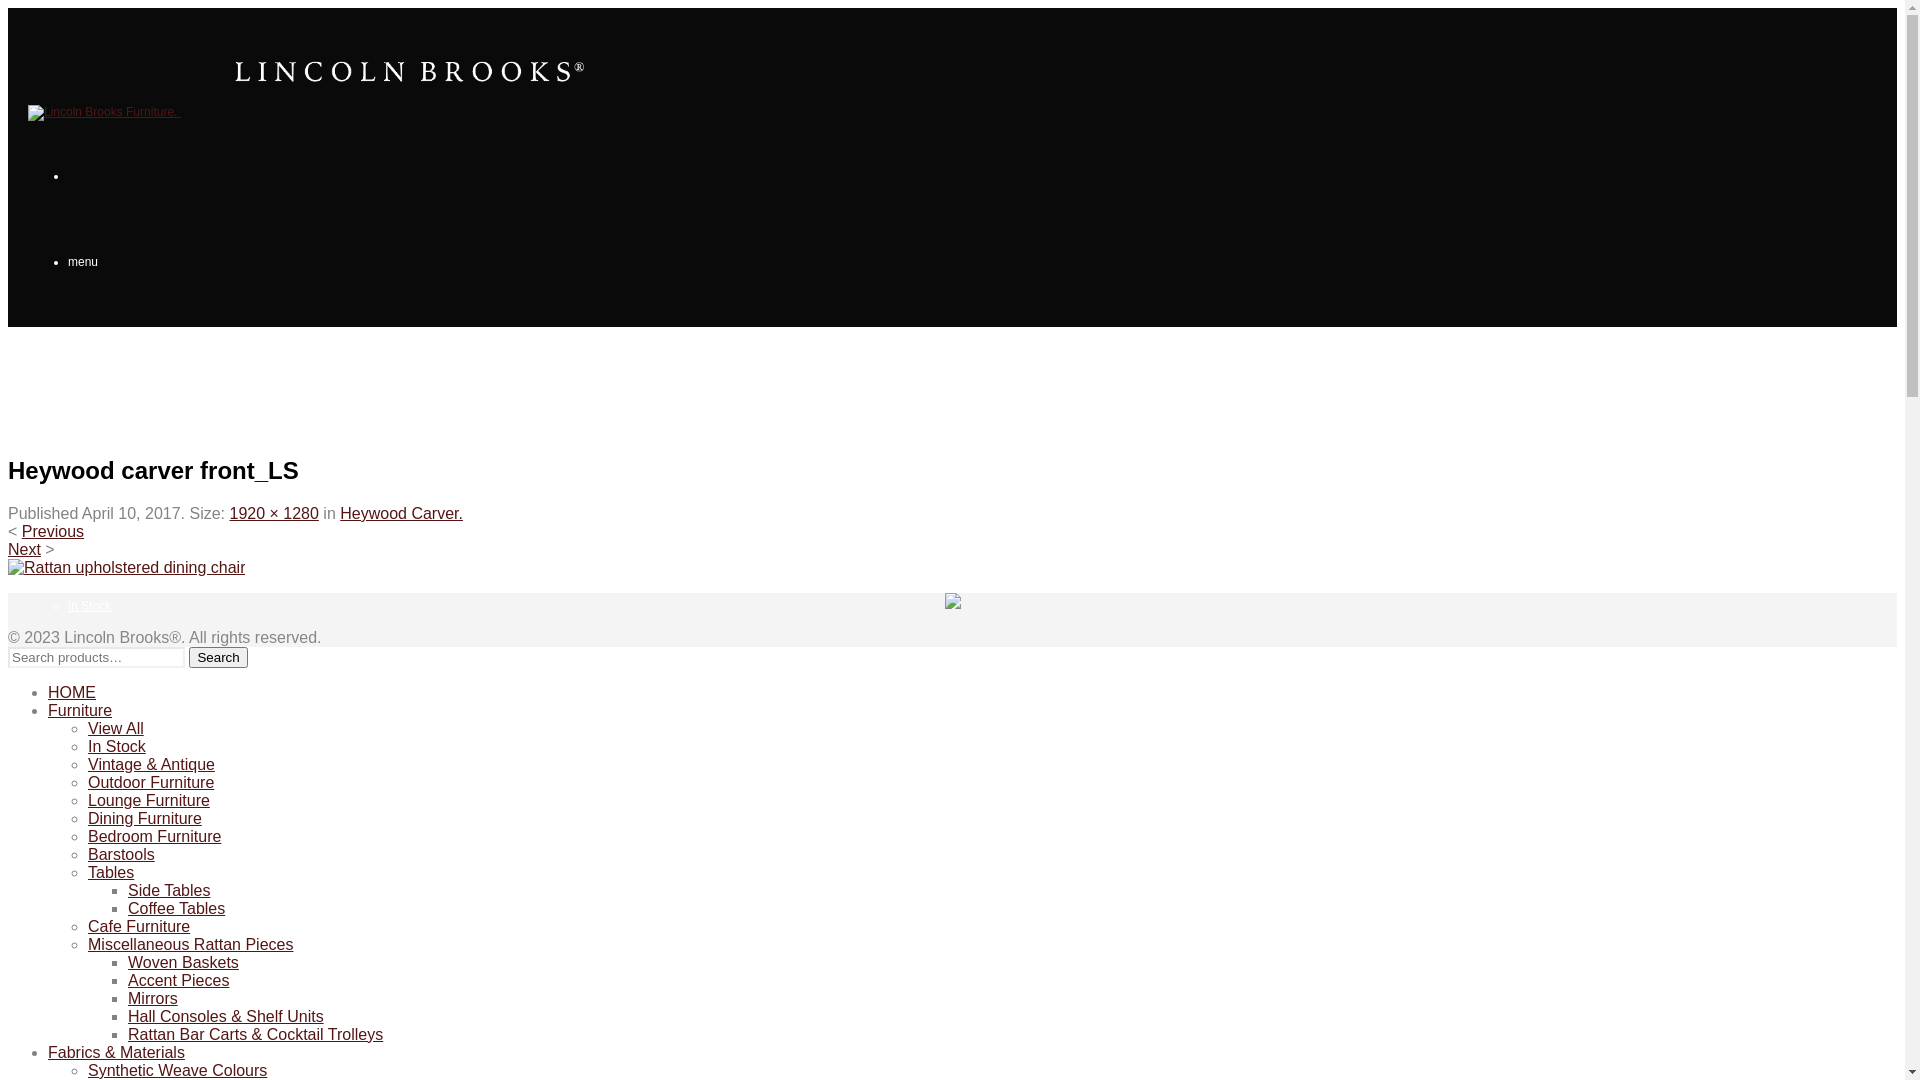 The image size is (1920, 1080). Describe the element at coordinates (177, 1069) in the screenshot. I see `'Synthetic Weave Colours'` at that location.